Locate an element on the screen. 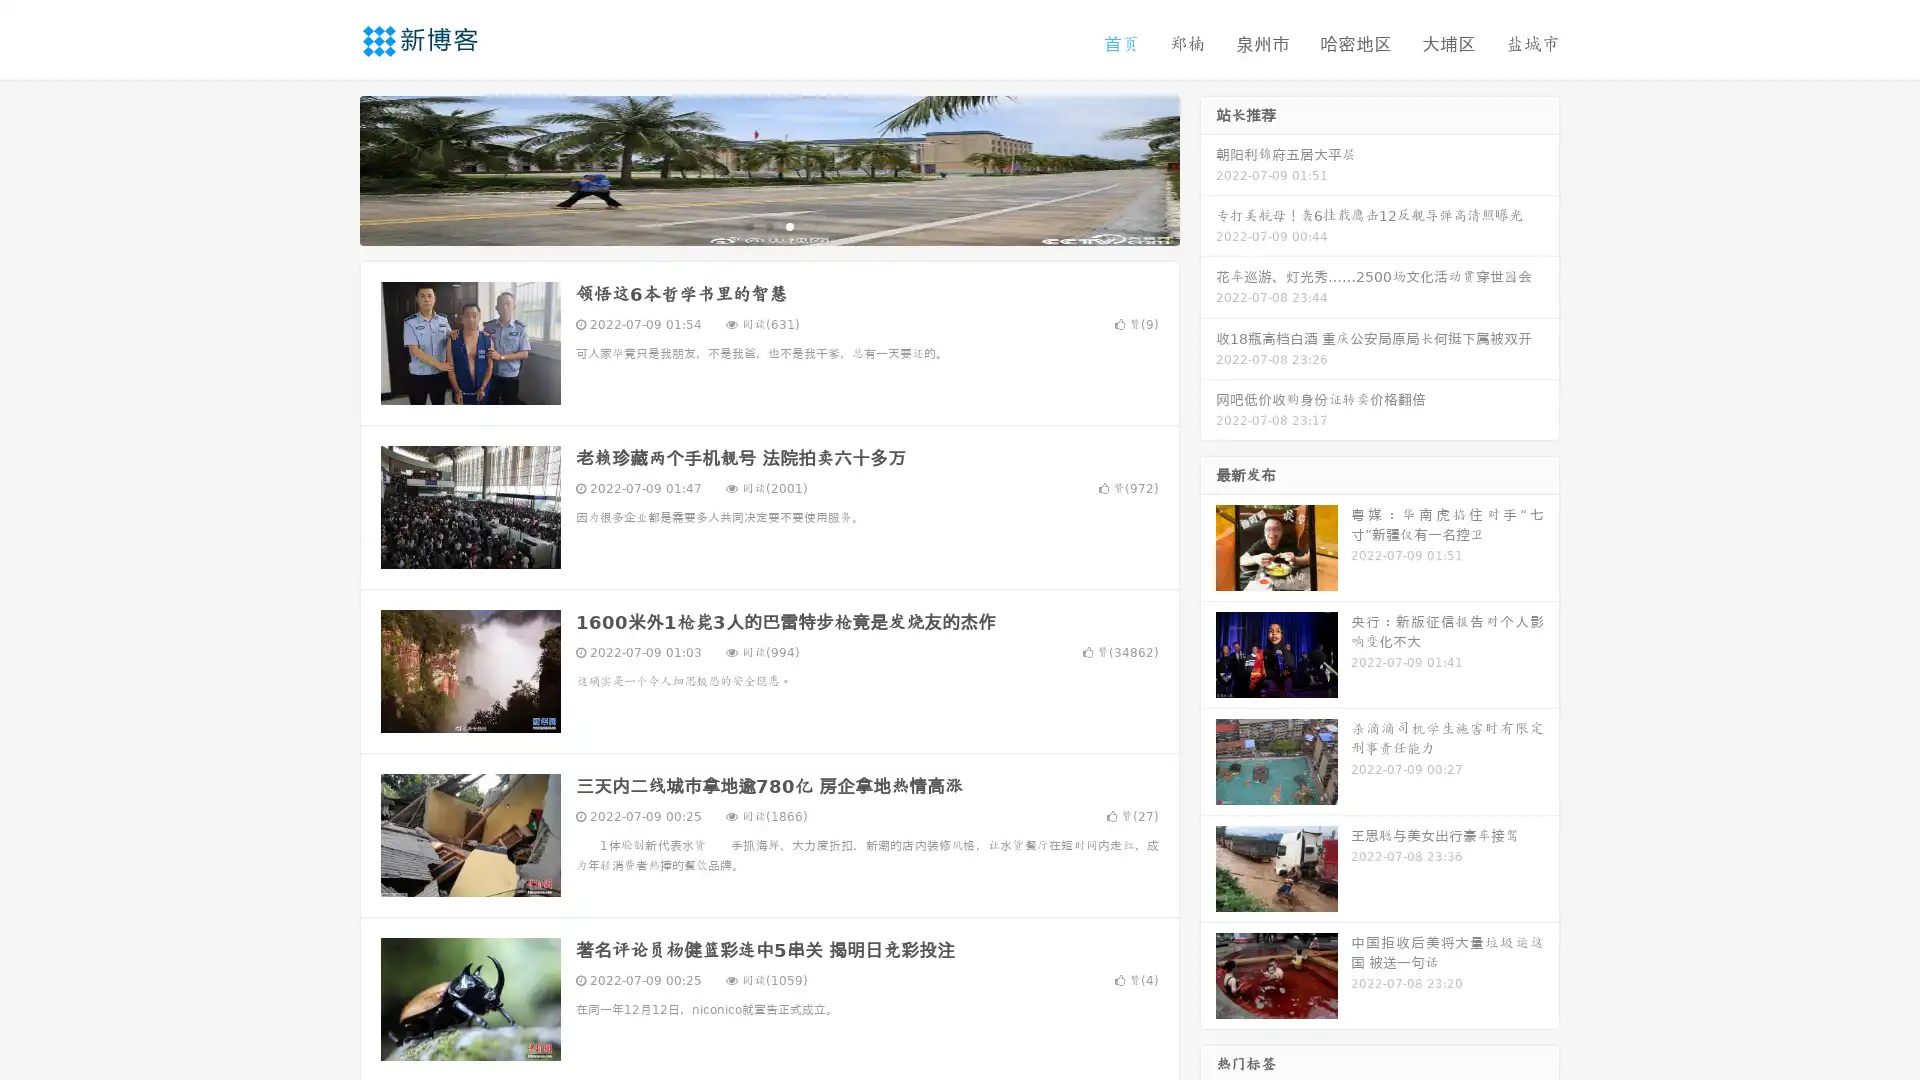 The image size is (1920, 1080). Go to slide 2 is located at coordinates (768, 225).